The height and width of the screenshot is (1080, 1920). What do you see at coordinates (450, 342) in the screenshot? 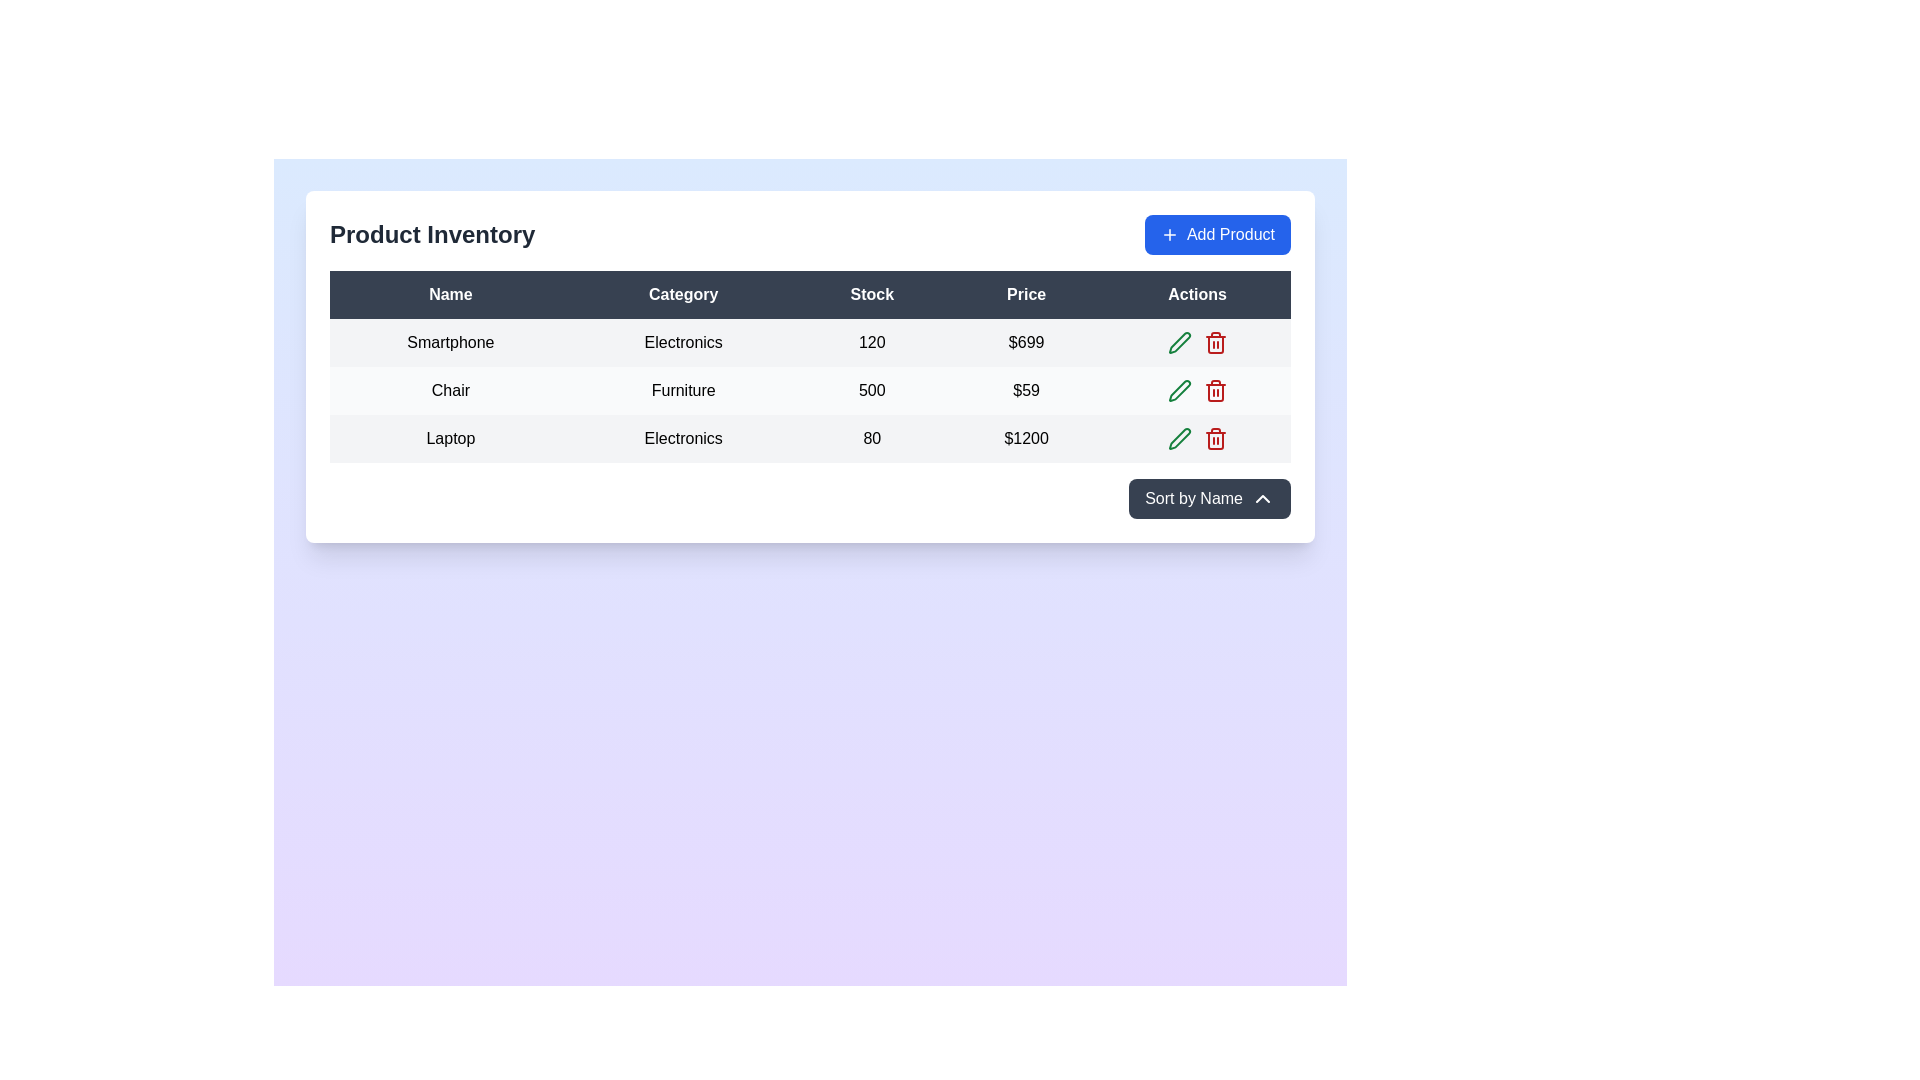
I see `the text label displaying 'Smartphone' in the 'Name' column of the table` at bounding box center [450, 342].